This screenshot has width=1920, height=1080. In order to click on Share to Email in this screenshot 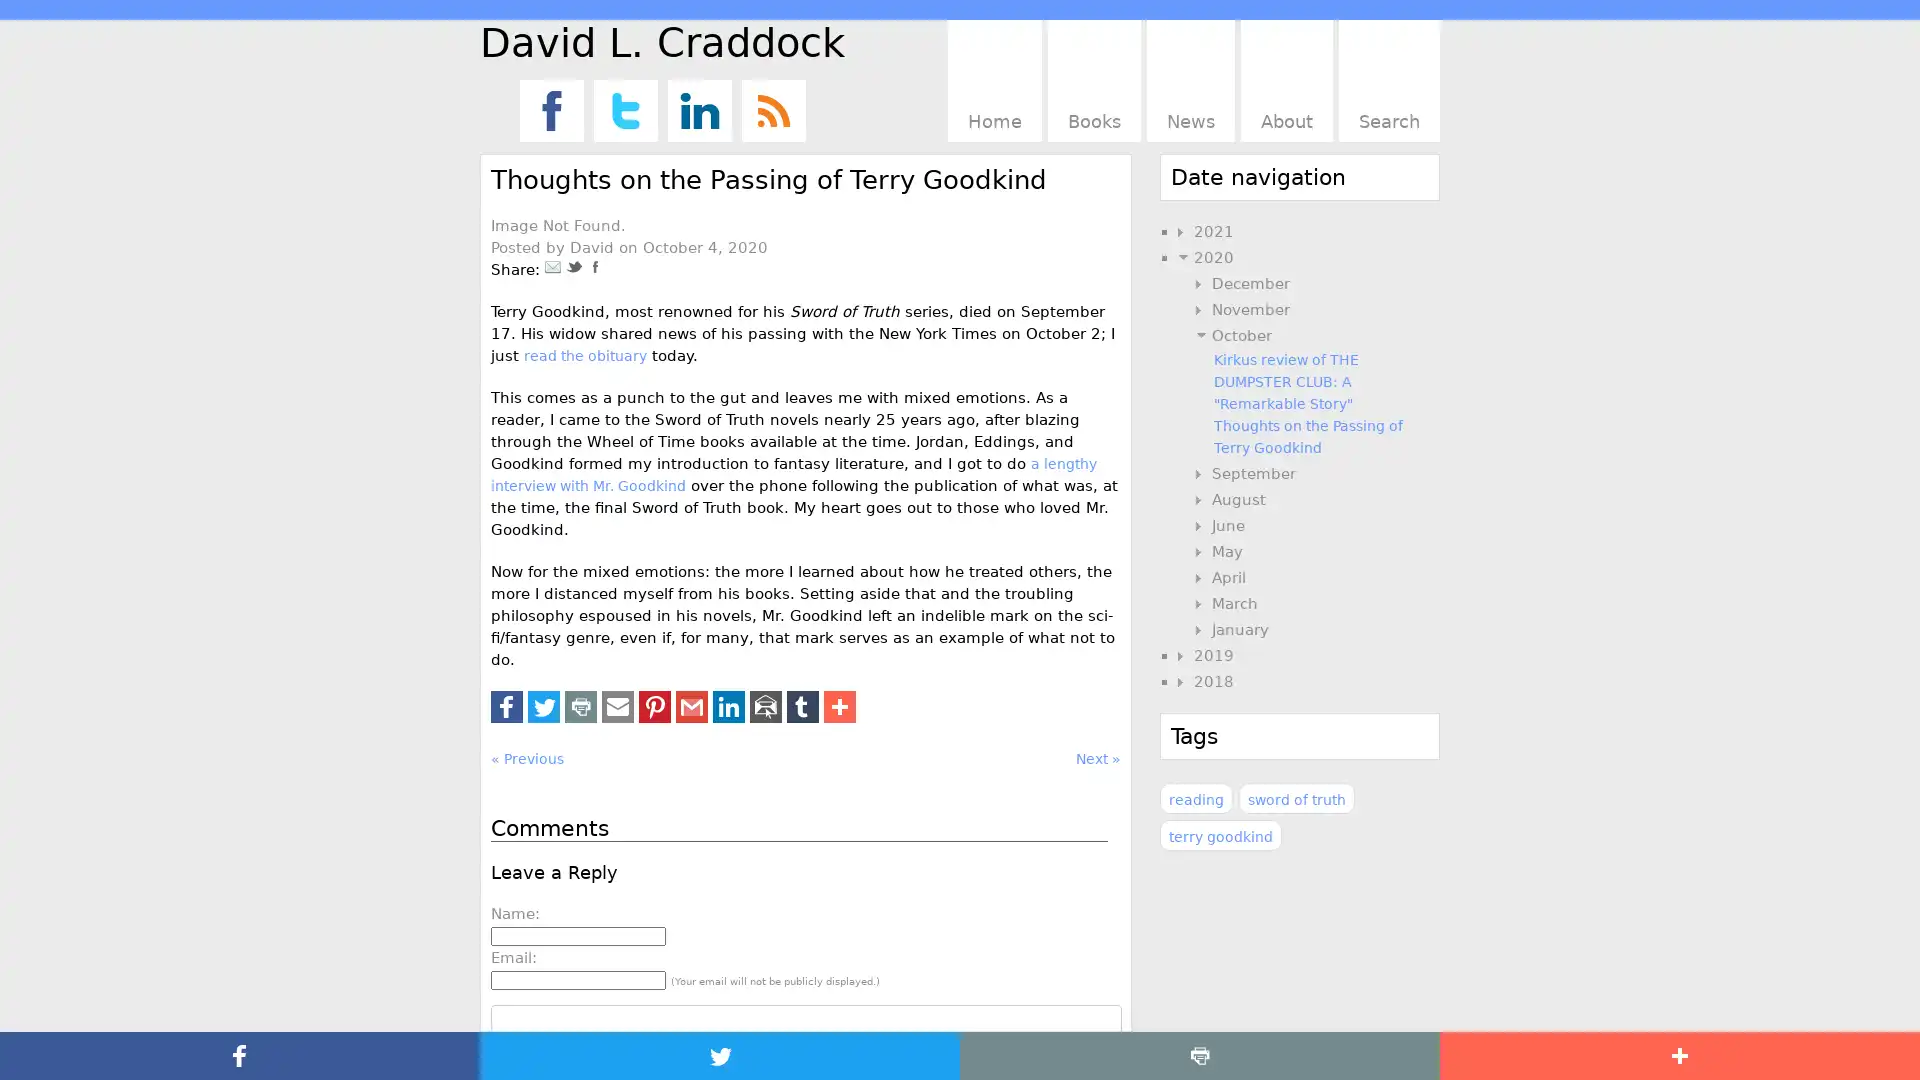, I will do `click(617, 705)`.